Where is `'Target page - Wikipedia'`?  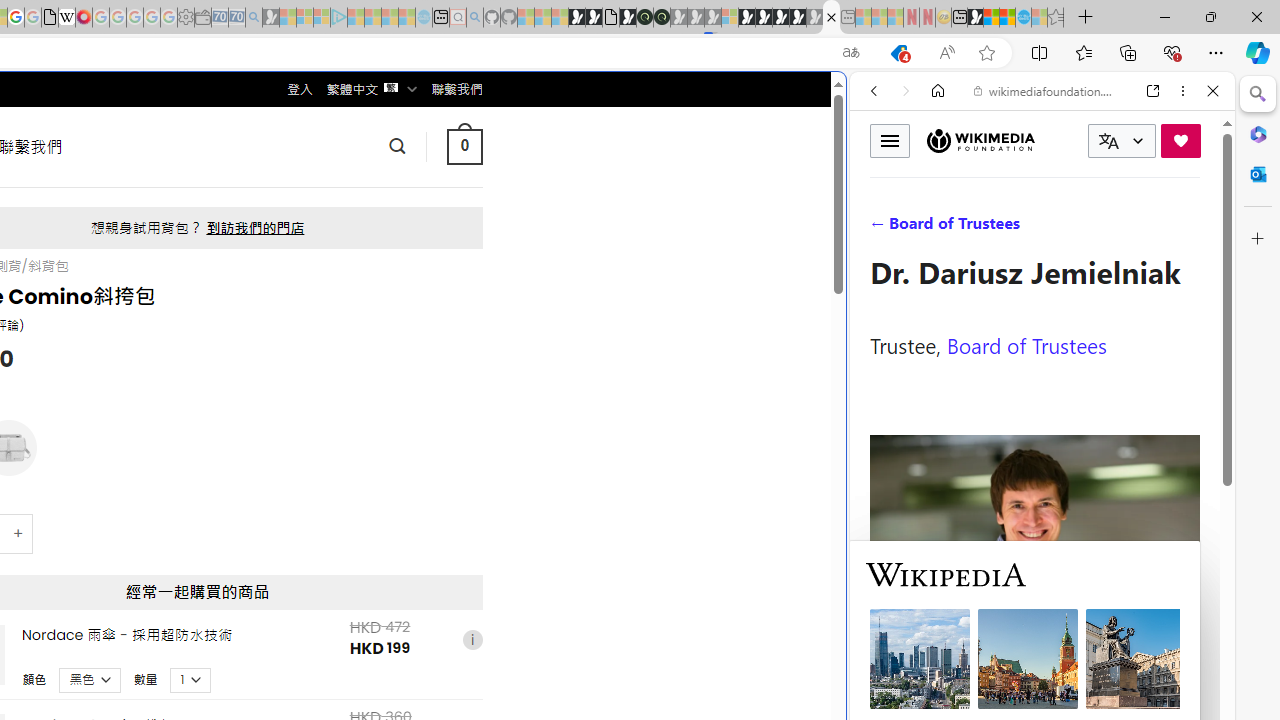 'Target page - Wikipedia' is located at coordinates (67, 17).